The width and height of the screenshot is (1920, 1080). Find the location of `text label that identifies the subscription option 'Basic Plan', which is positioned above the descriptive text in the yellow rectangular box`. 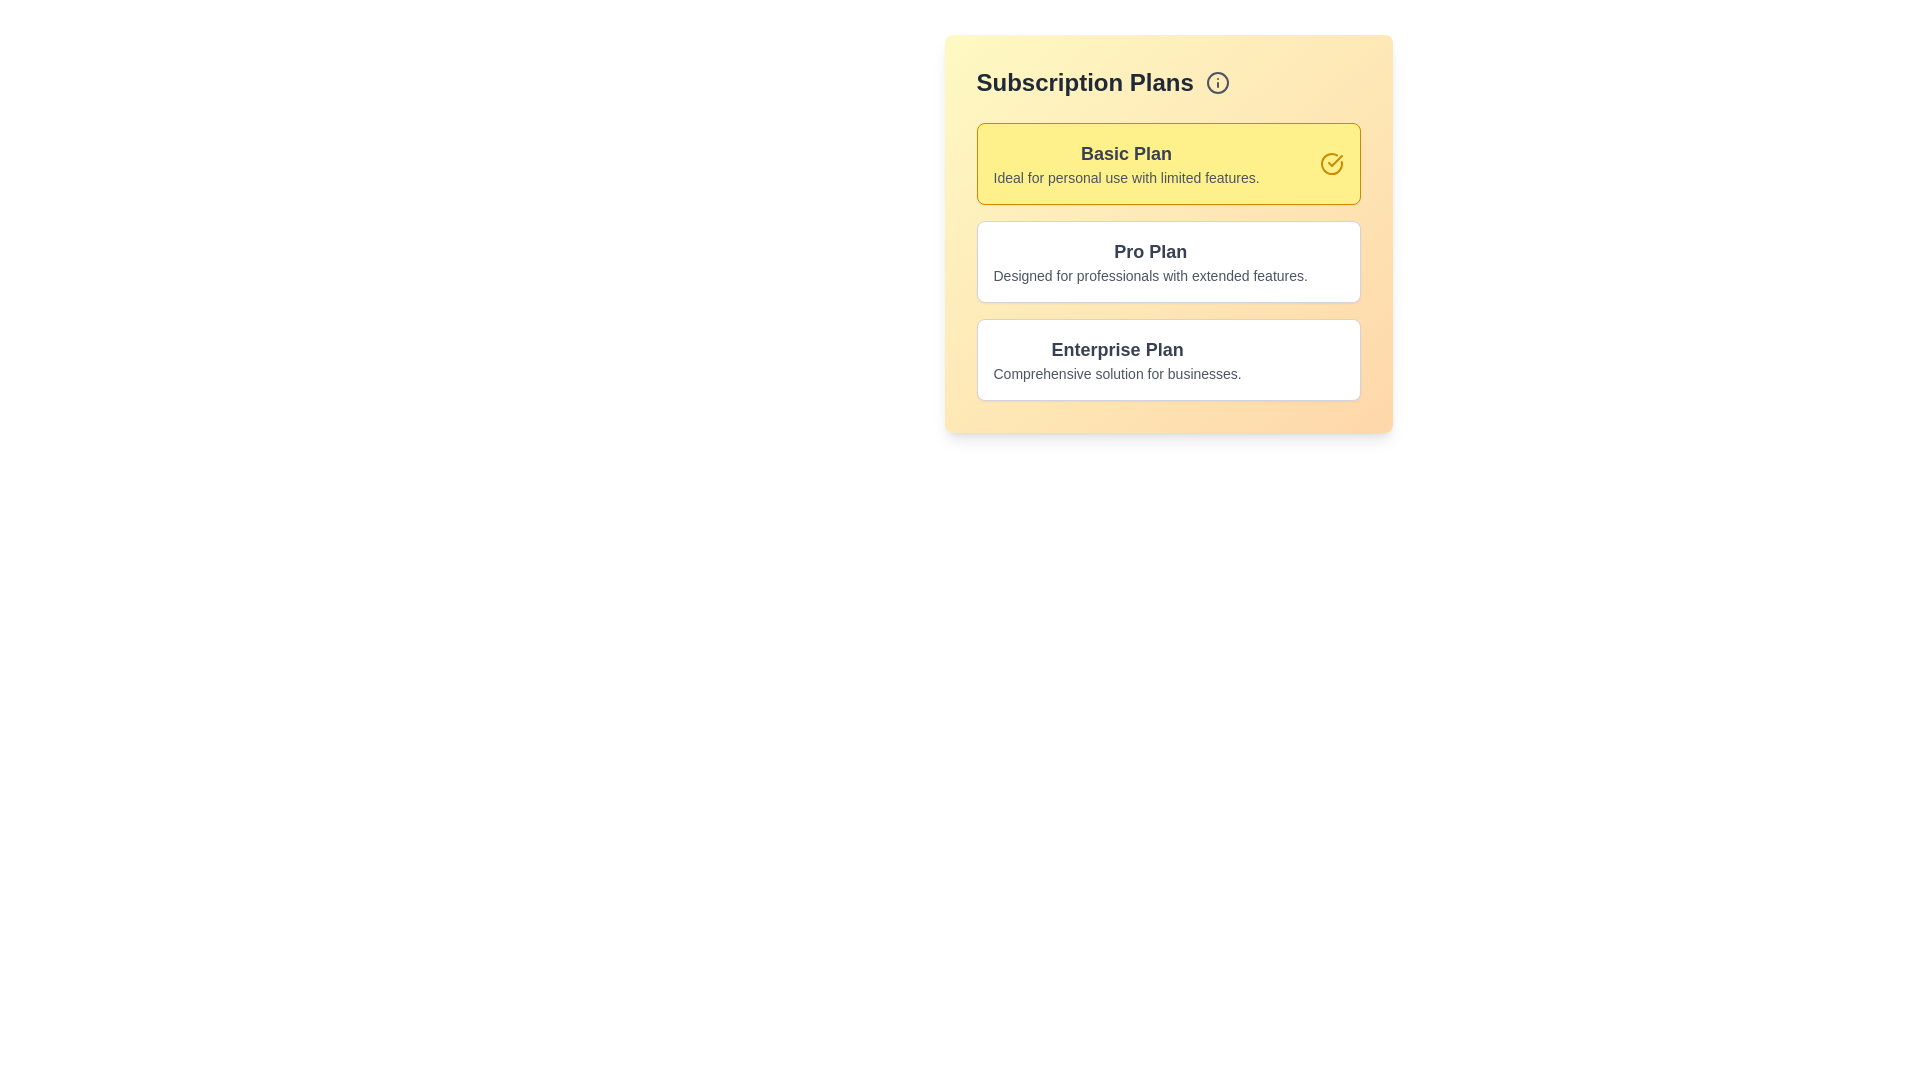

text label that identifies the subscription option 'Basic Plan', which is positioned above the descriptive text in the yellow rectangular box is located at coordinates (1126, 153).